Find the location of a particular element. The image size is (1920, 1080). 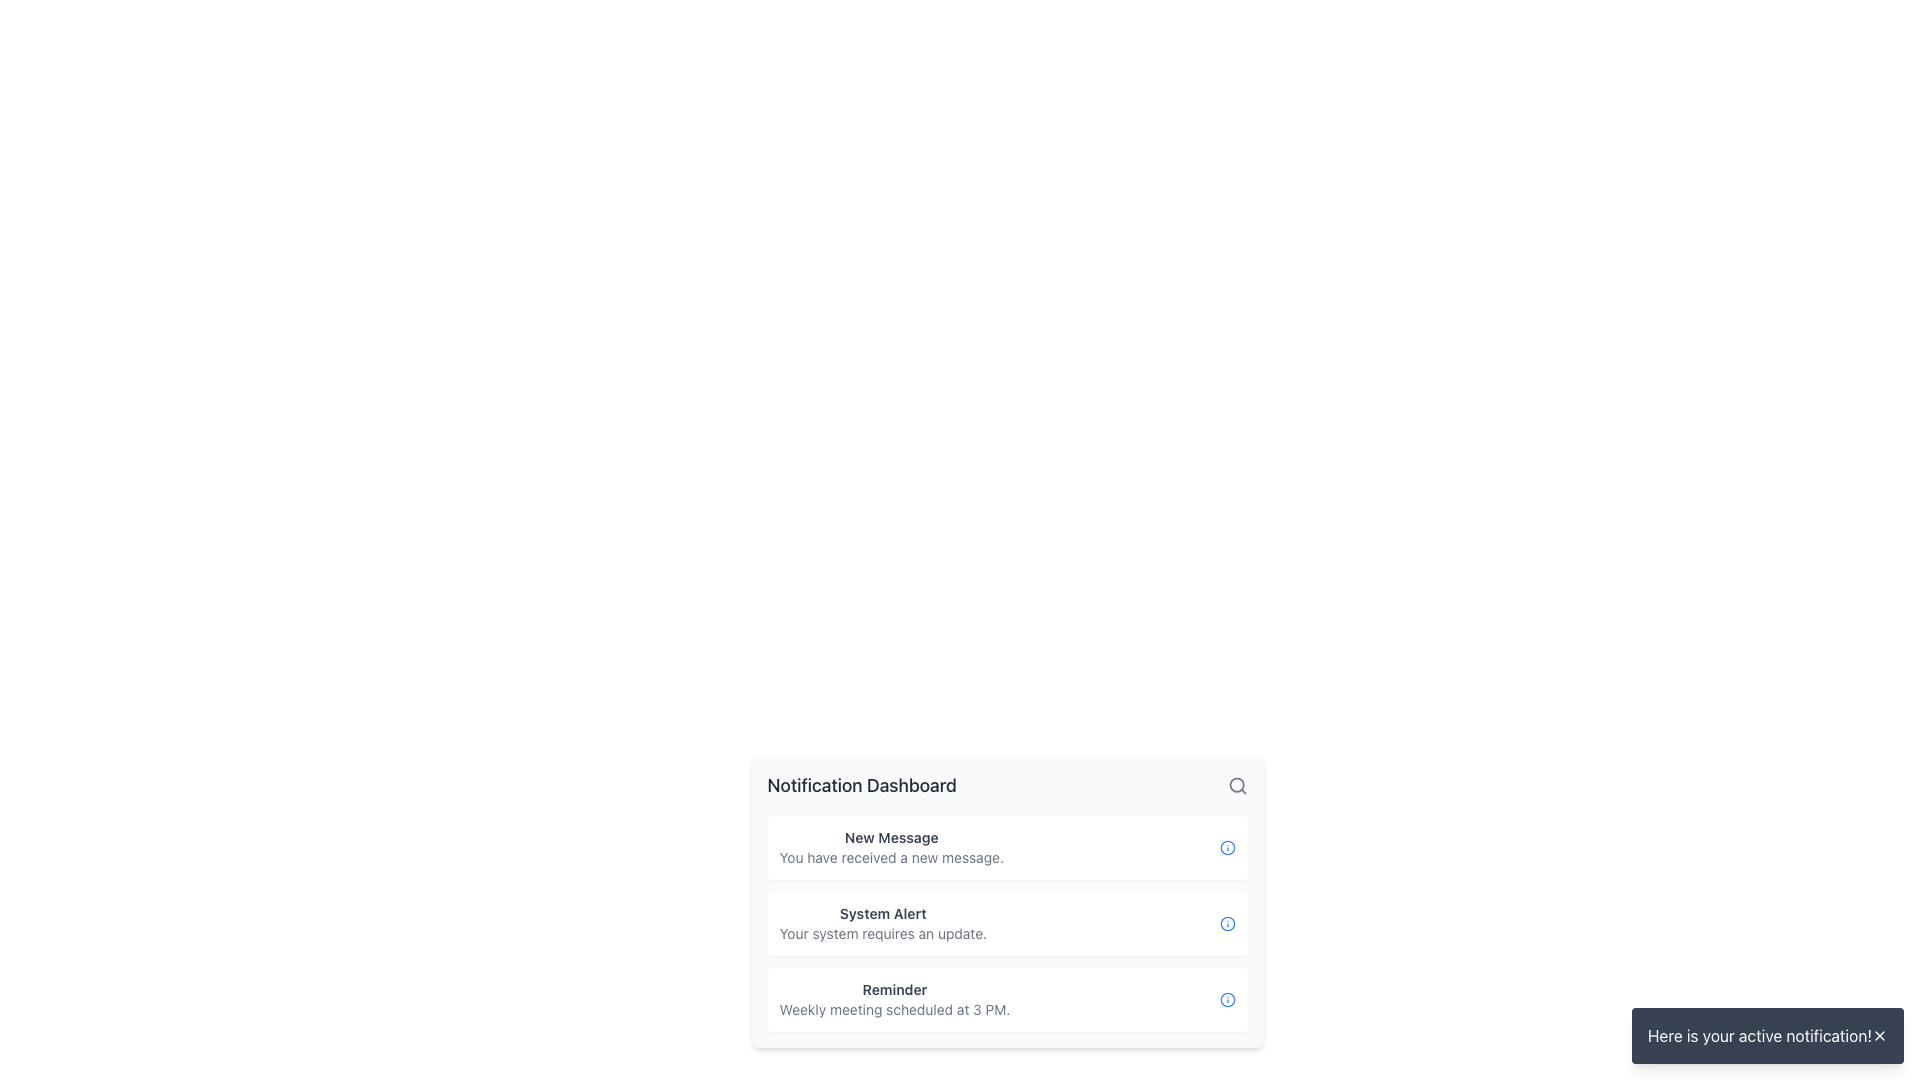

the static notification text element located towards the bottom-right of the interface, which provides relevant information or updates is located at coordinates (1758, 1035).